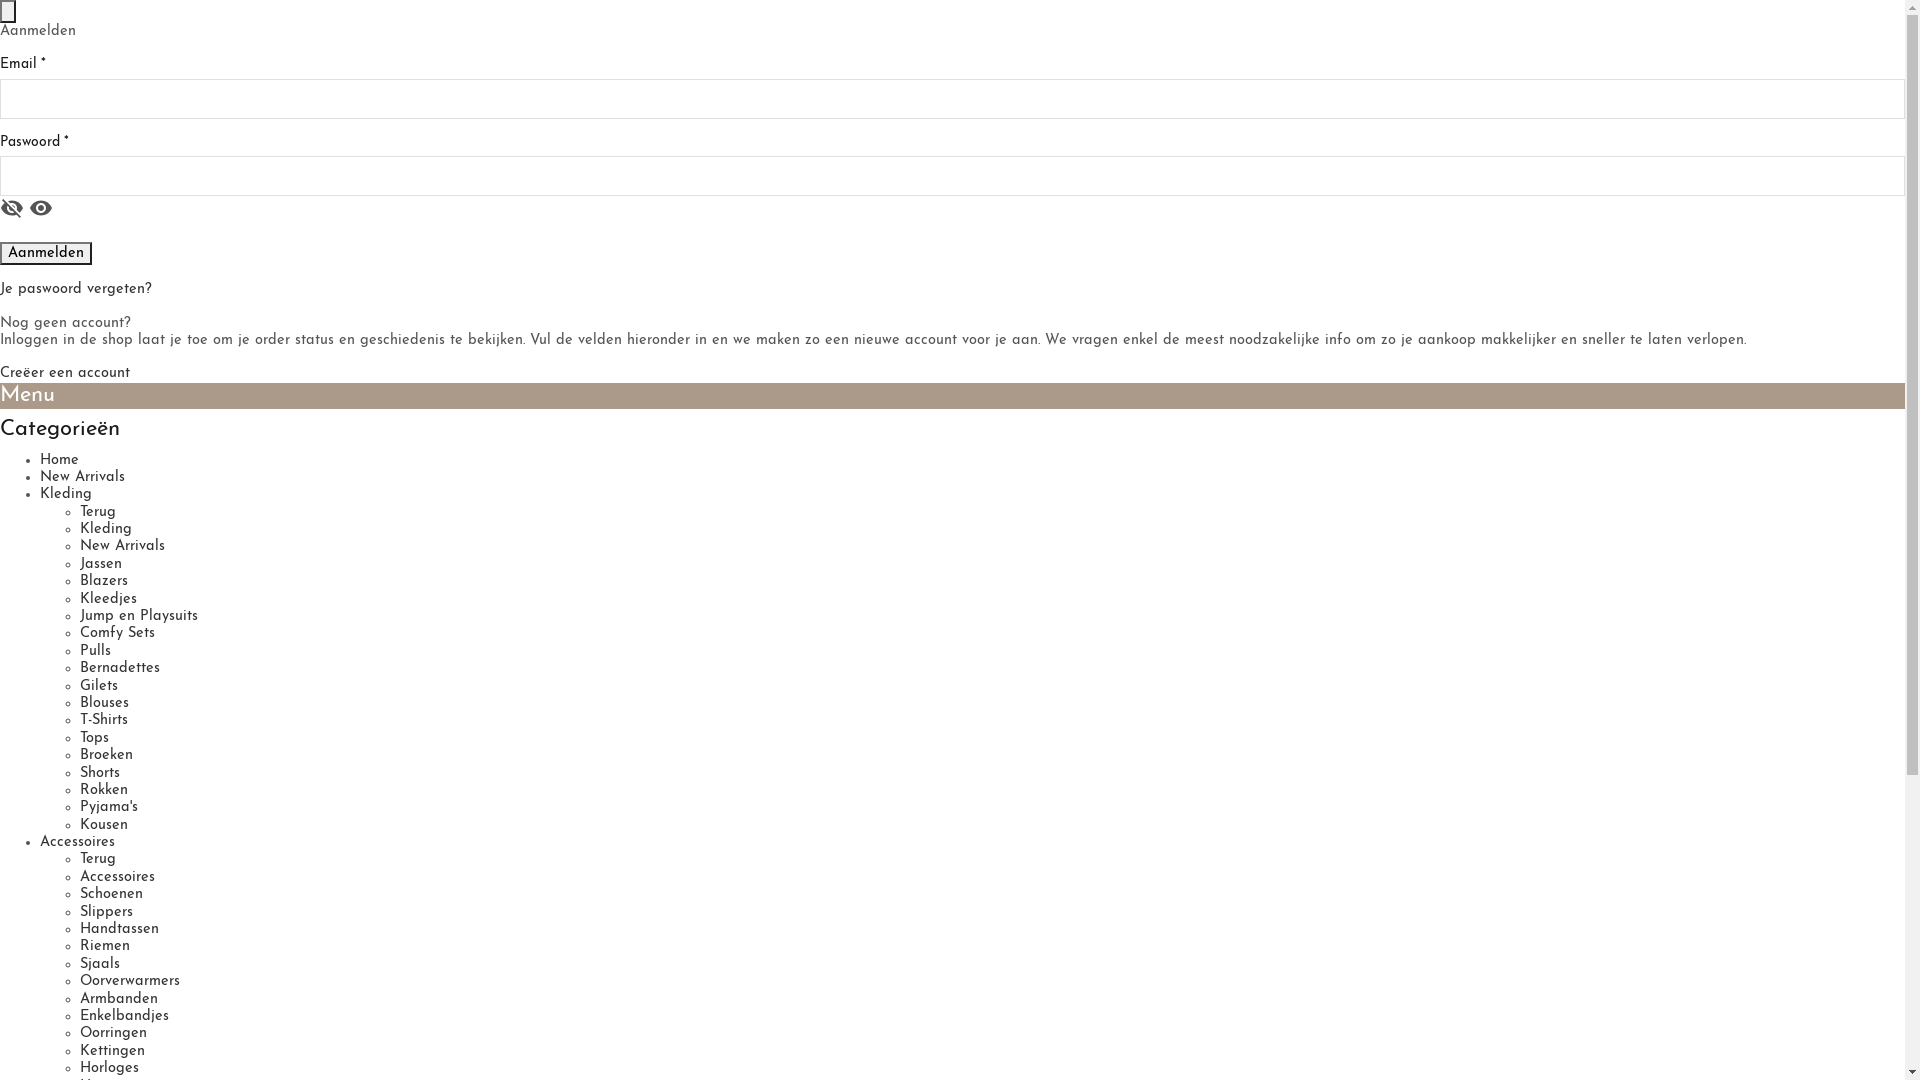  Describe the element at coordinates (59, 459) in the screenshot. I see `'Home'` at that location.